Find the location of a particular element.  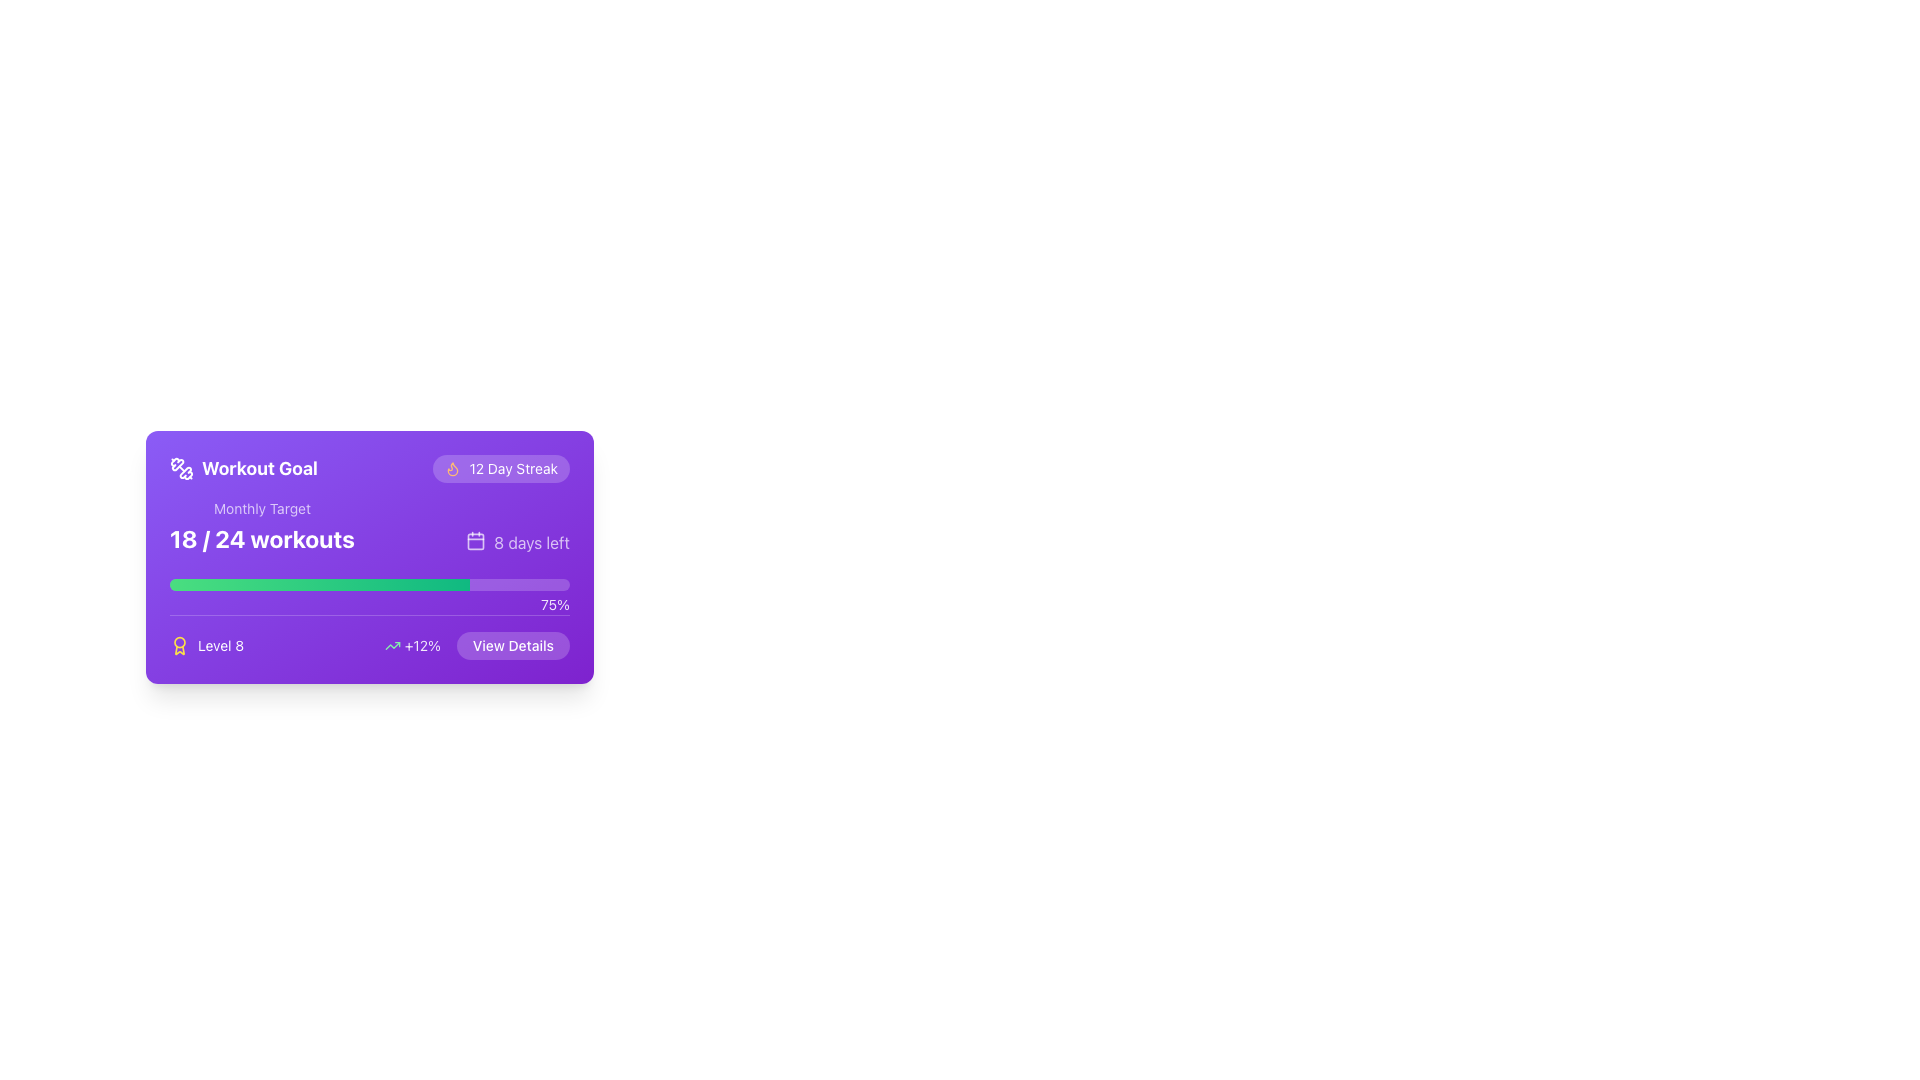

the text label displaying 'Level 8' located at the bottom-left corner of the purple card UI for additional context is located at coordinates (220, 645).